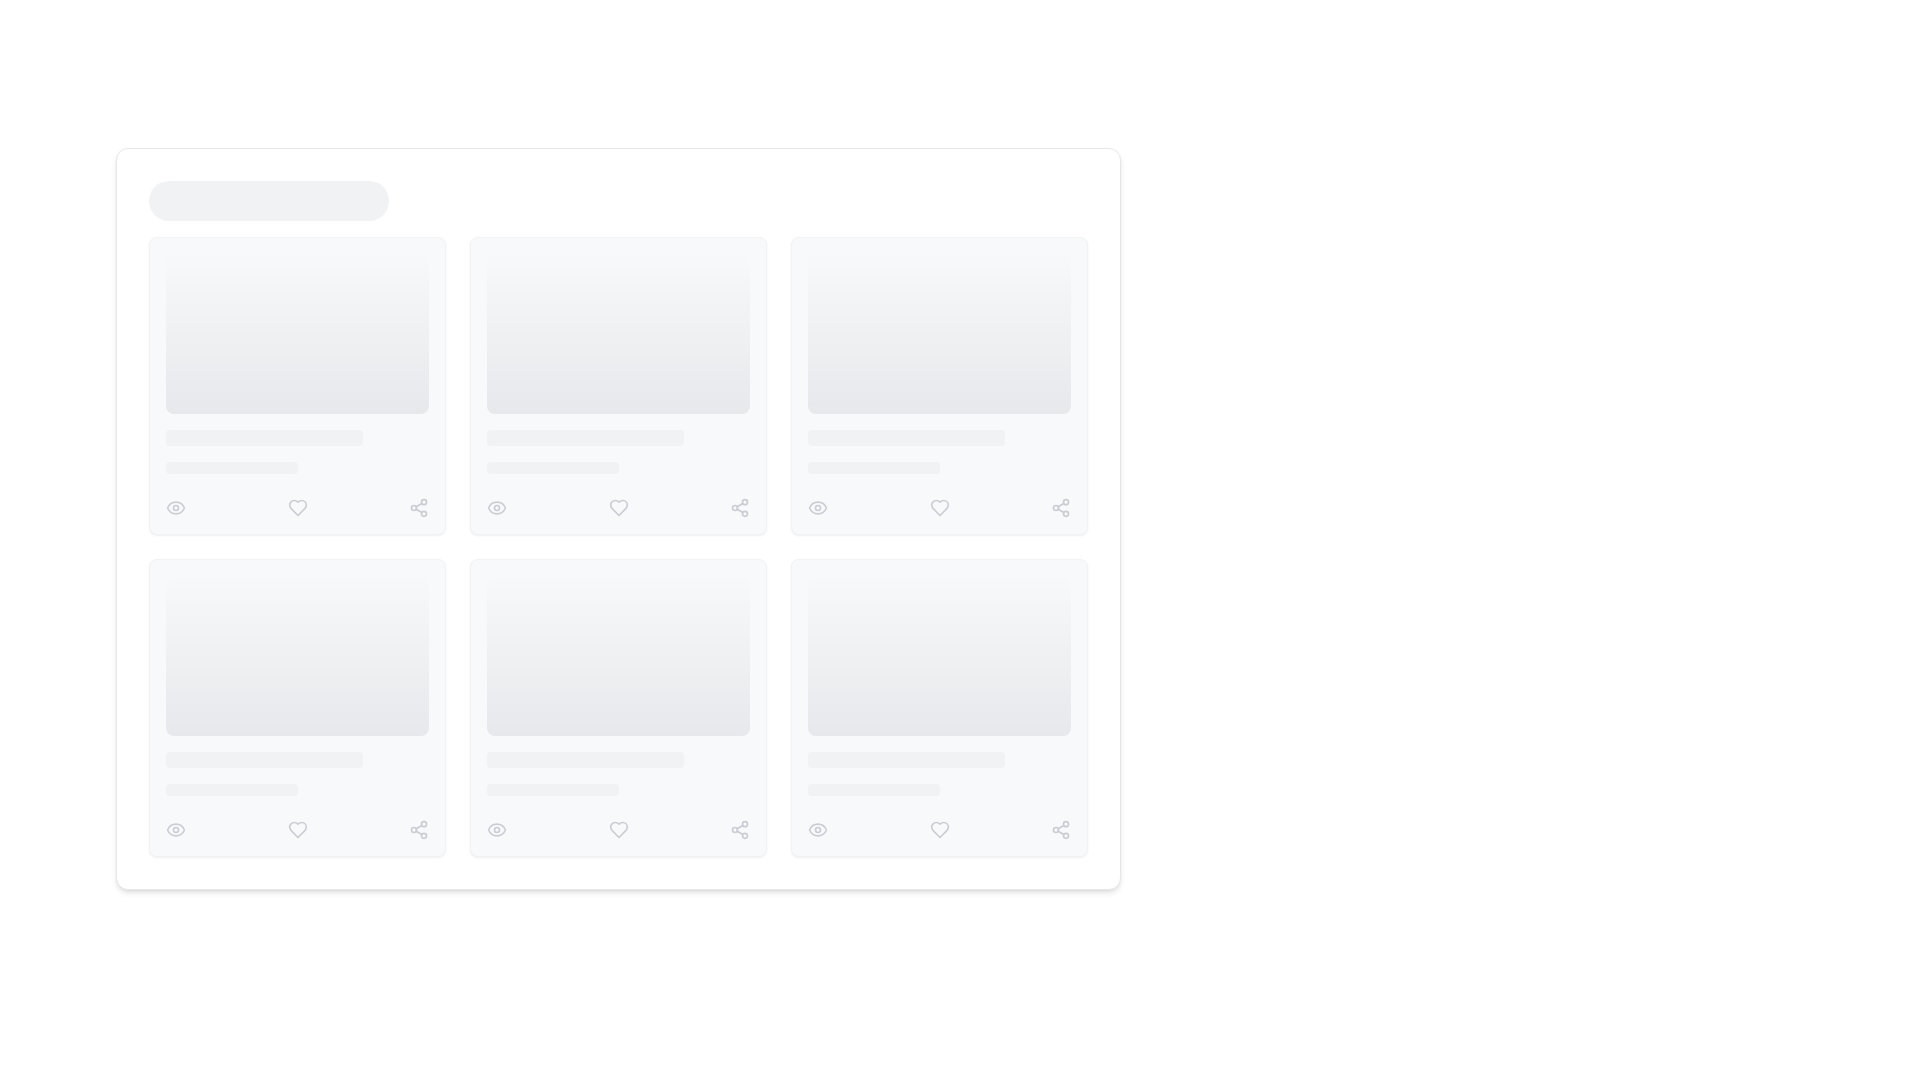 The height and width of the screenshot is (1080, 1920). What do you see at coordinates (417, 829) in the screenshot?
I see `the 'share' icon, which is the rightmost button in the bottom row of a grid layout` at bounding box center [417, 829].